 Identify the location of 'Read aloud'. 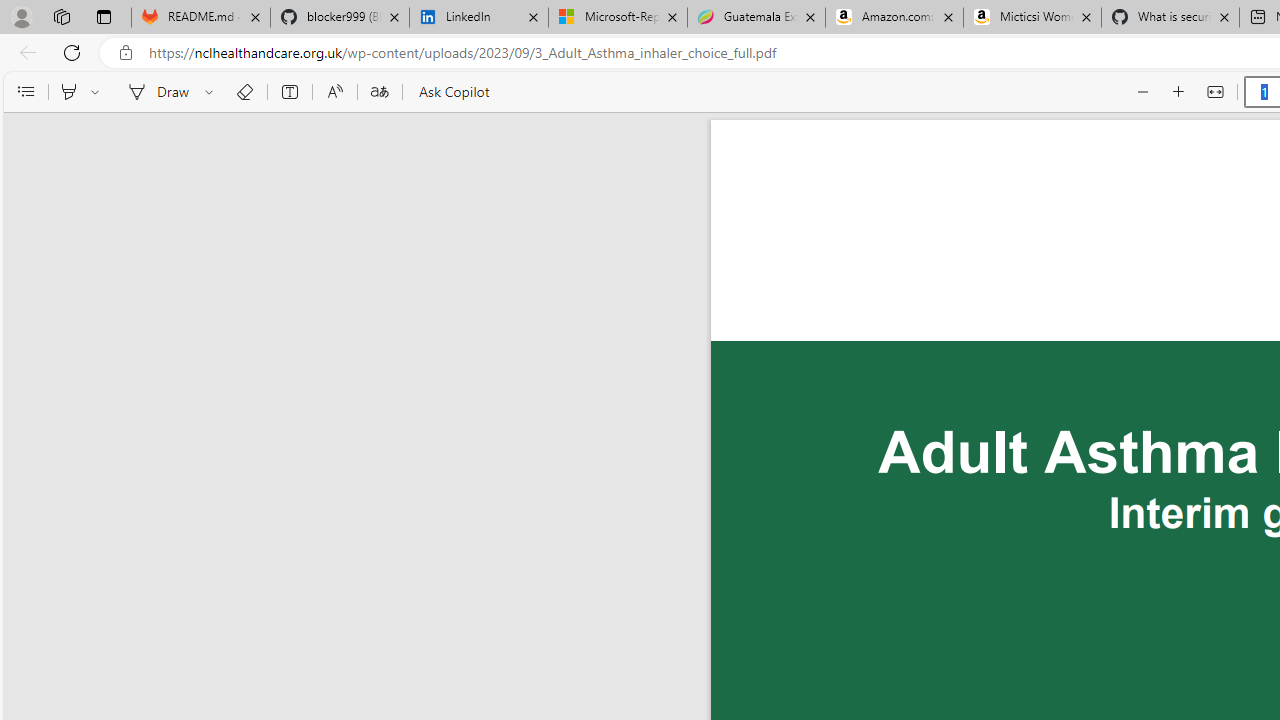
(334, 92).